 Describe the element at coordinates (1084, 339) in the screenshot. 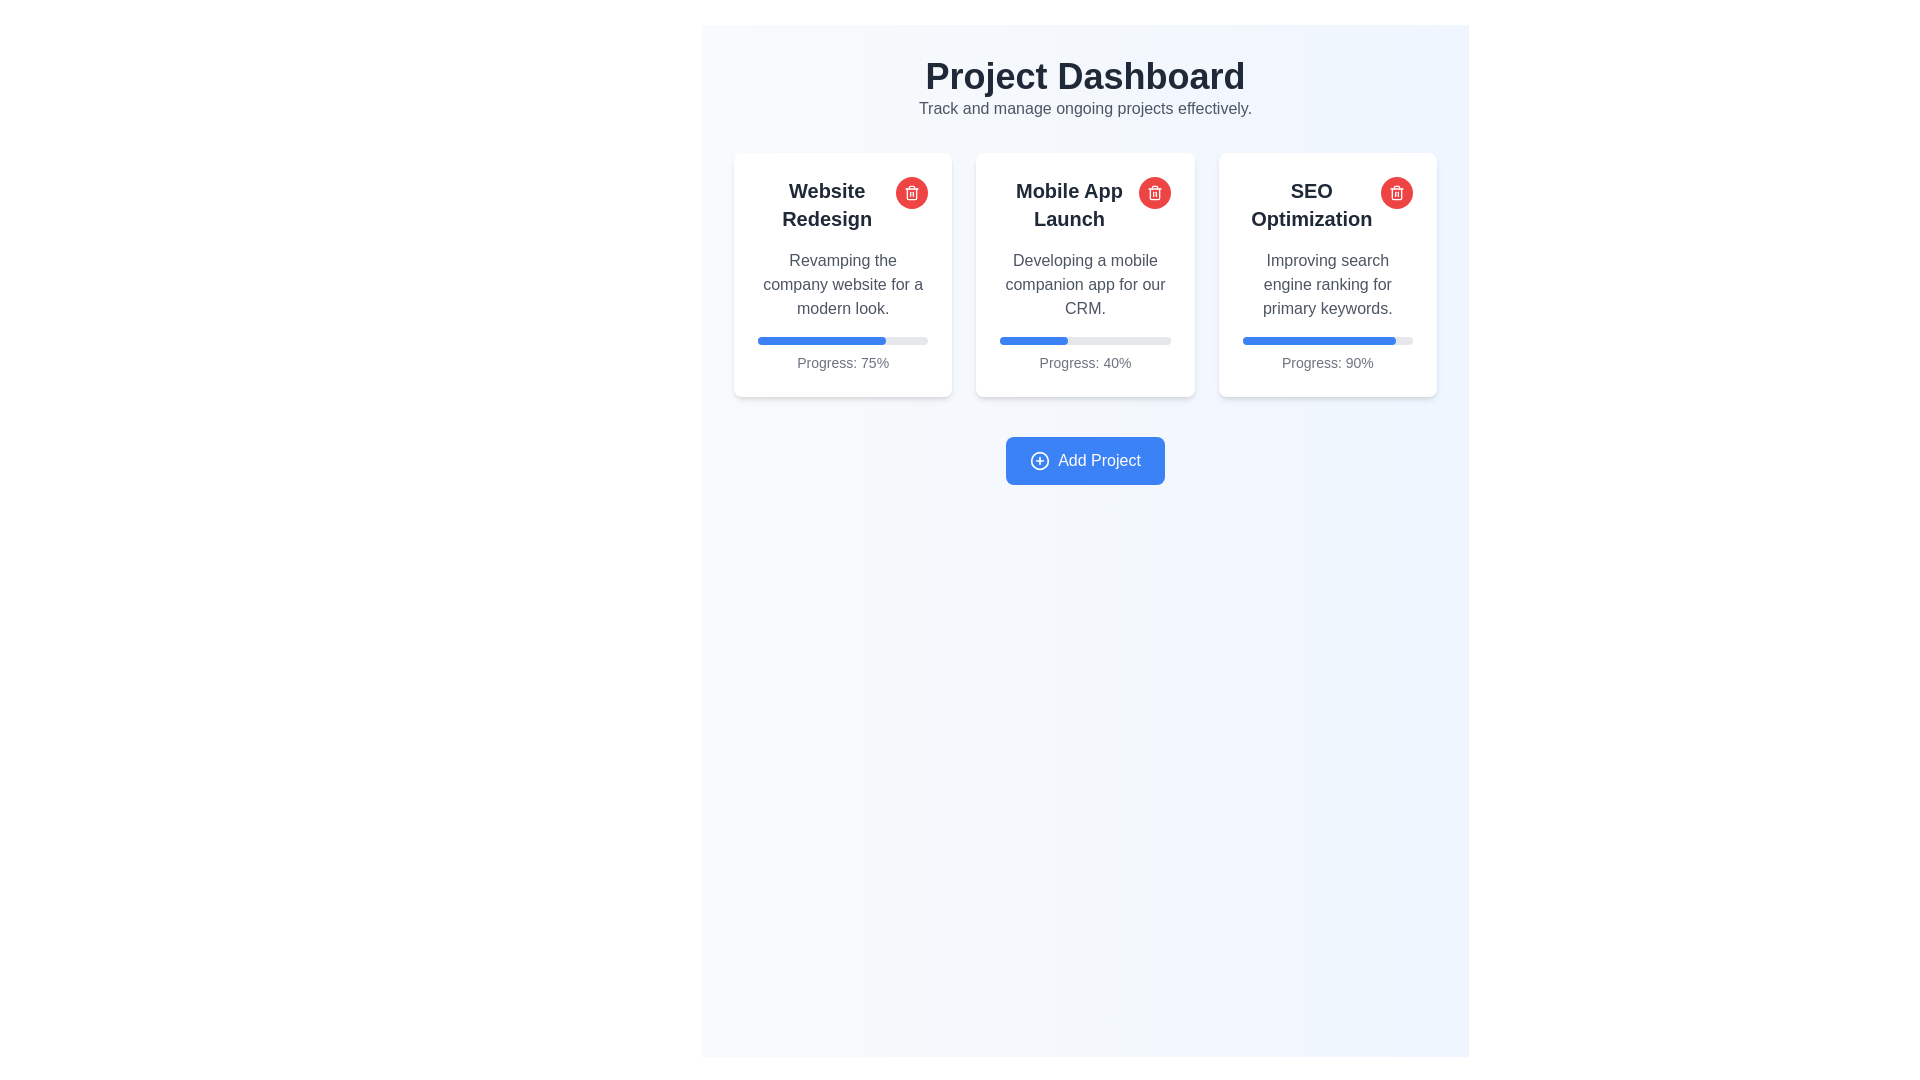

I see `the progress bar representing the task completion for the 'Mobile App Launch' project located on the dashboard, which shows 'Progress: 40%'` at that location.